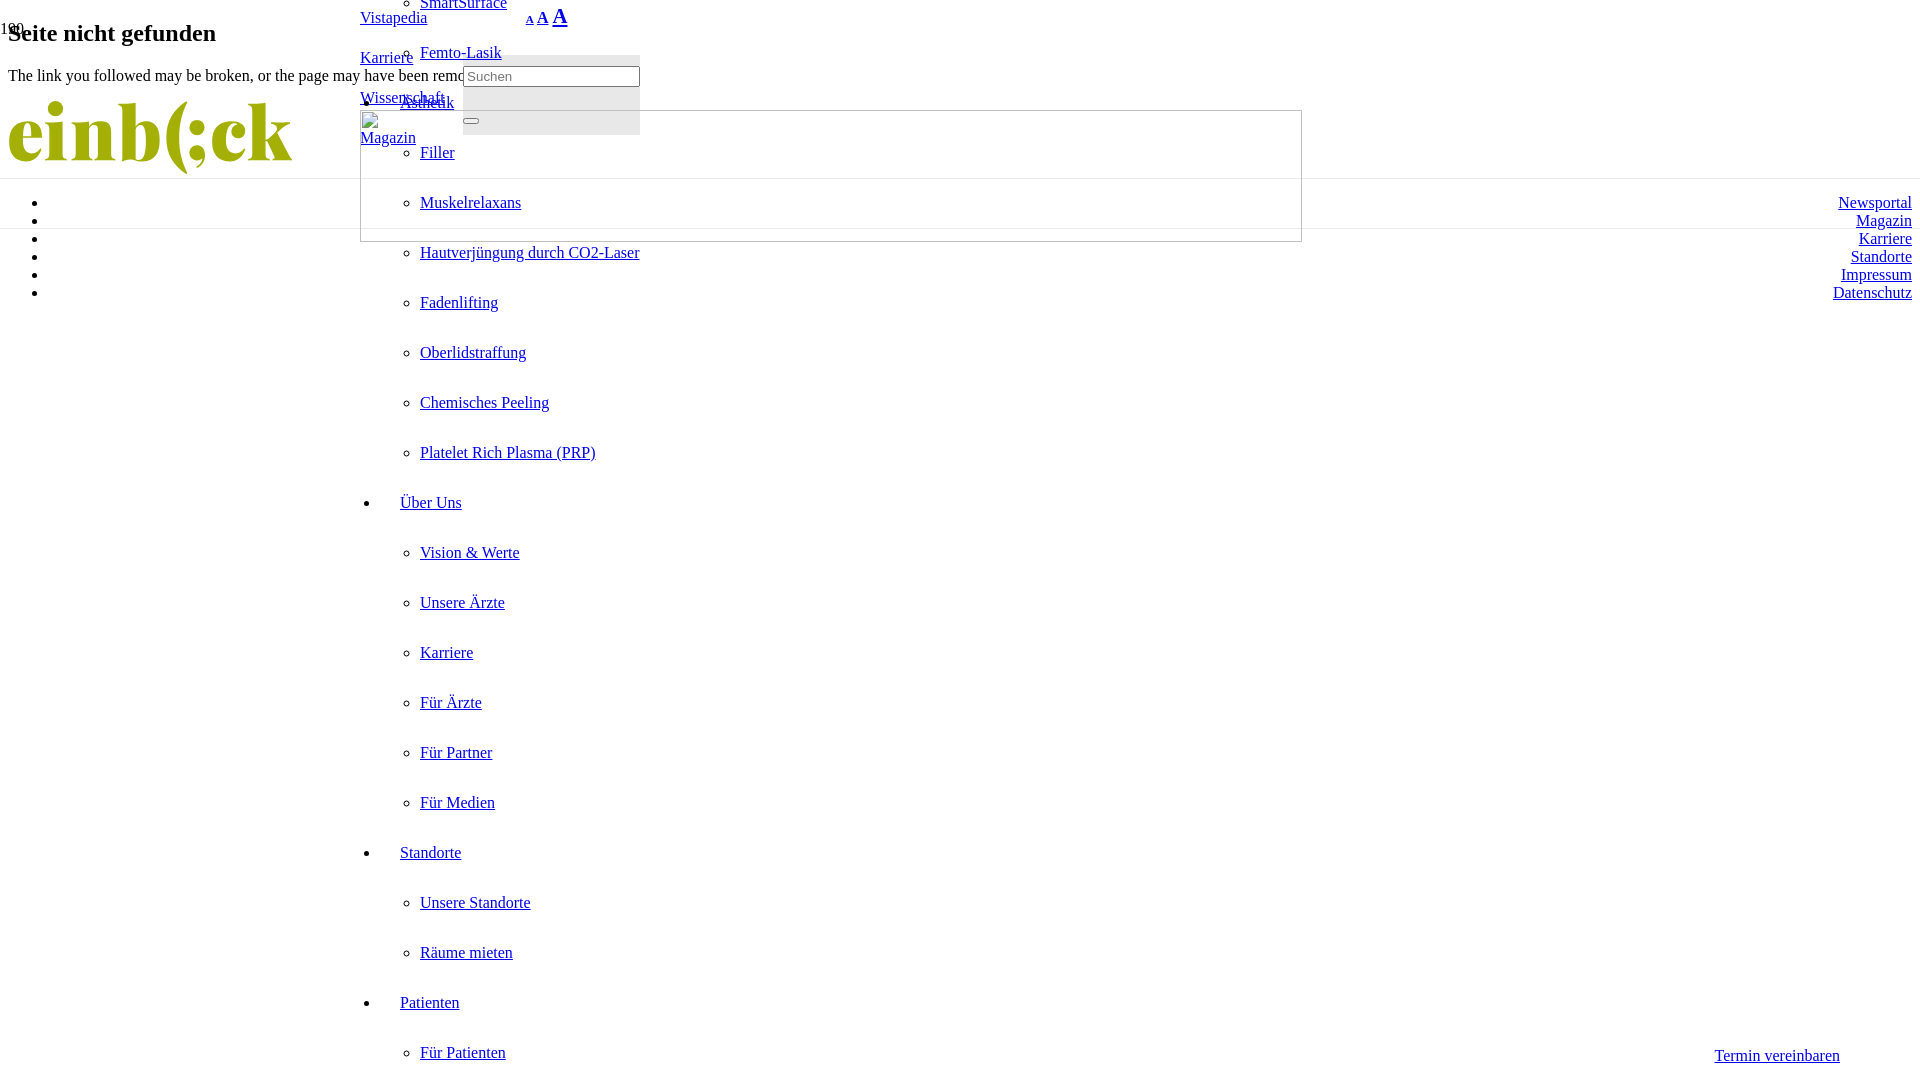 The height and width of the screenshot is (1080, 1920). I want to click on 'Unsere Standorte', so click(419, 902).